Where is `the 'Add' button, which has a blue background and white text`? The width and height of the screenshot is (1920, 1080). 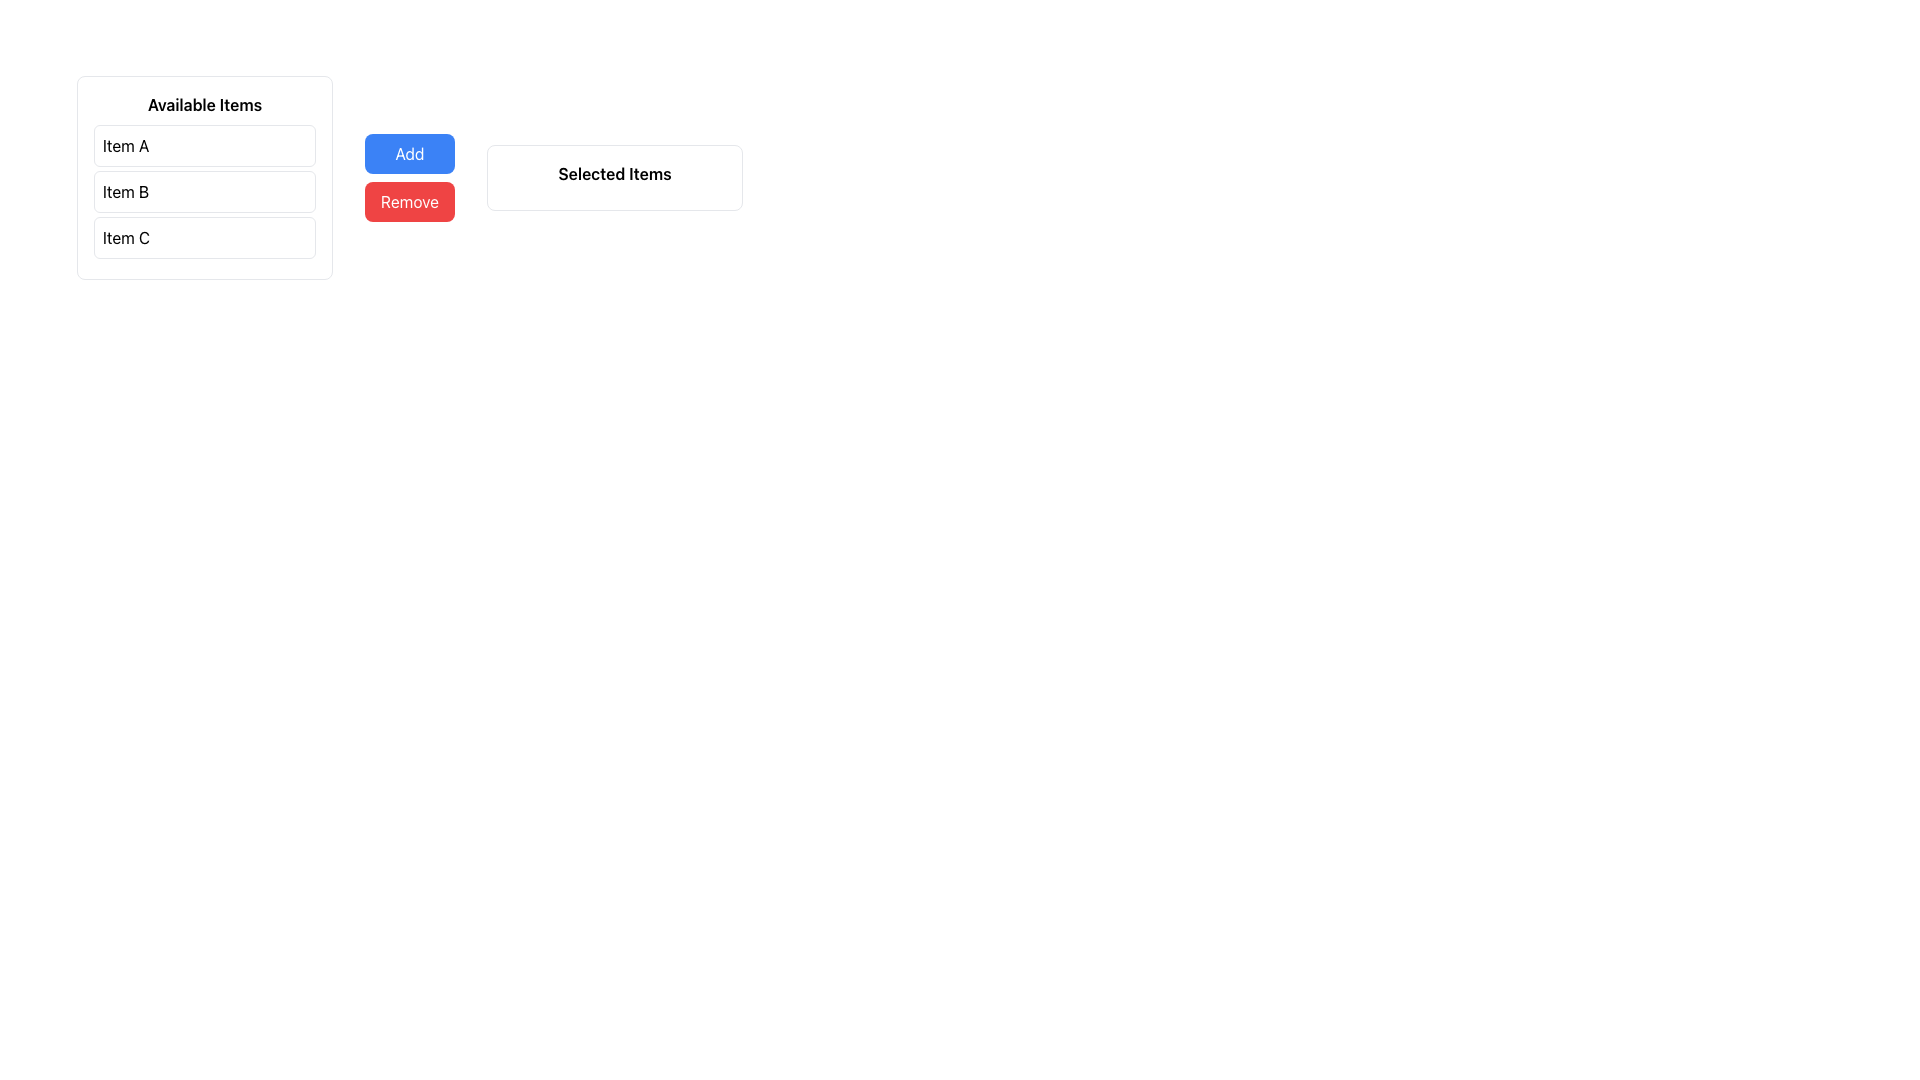
the 'Add' button, which has a blue background and white text is located at coordinates (409, 153).